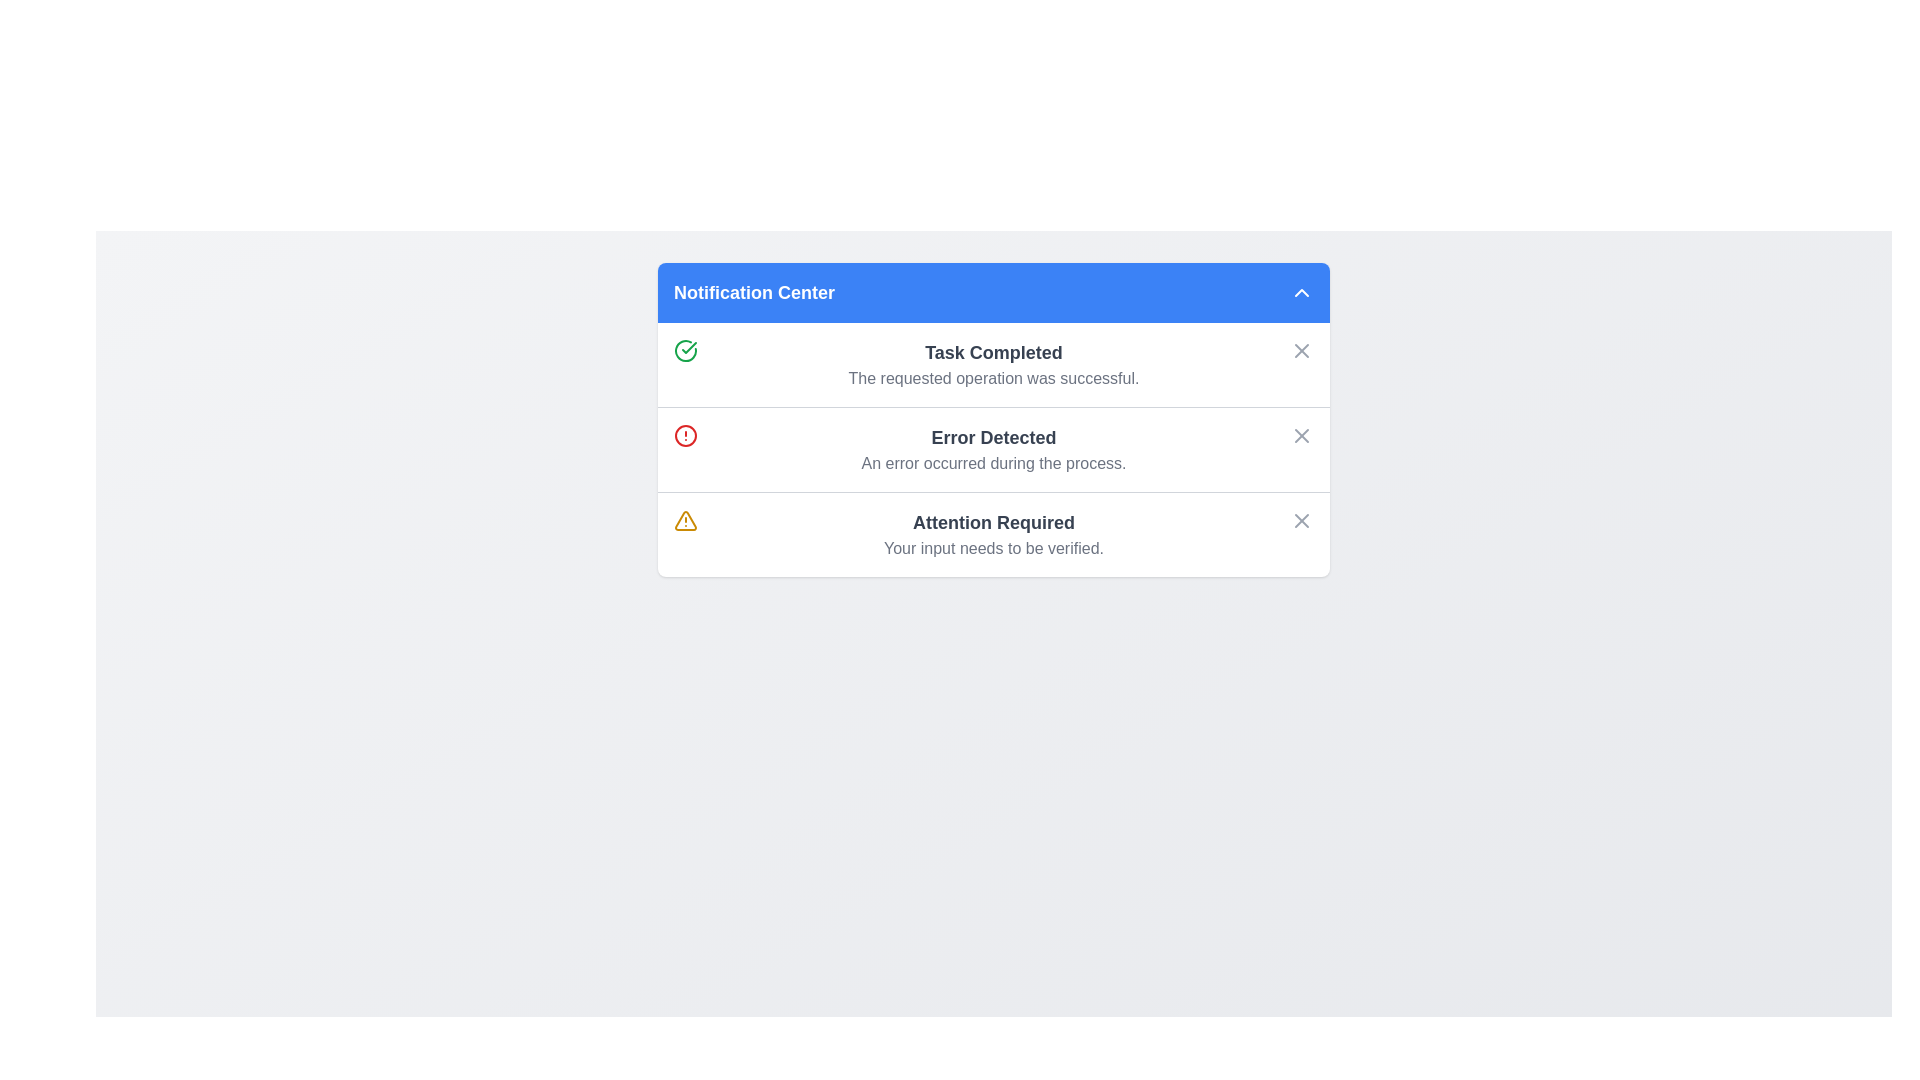 Image resolution: width=1920 pixels, height=1080 pixels. What do you see at coordinates (993, 378) in the screenshot?
I see `the static text element displaying the message 'The requested operation was successful.' which is located below the 'Task Completed' heading in the notification display` at bounding box center [993, 378].